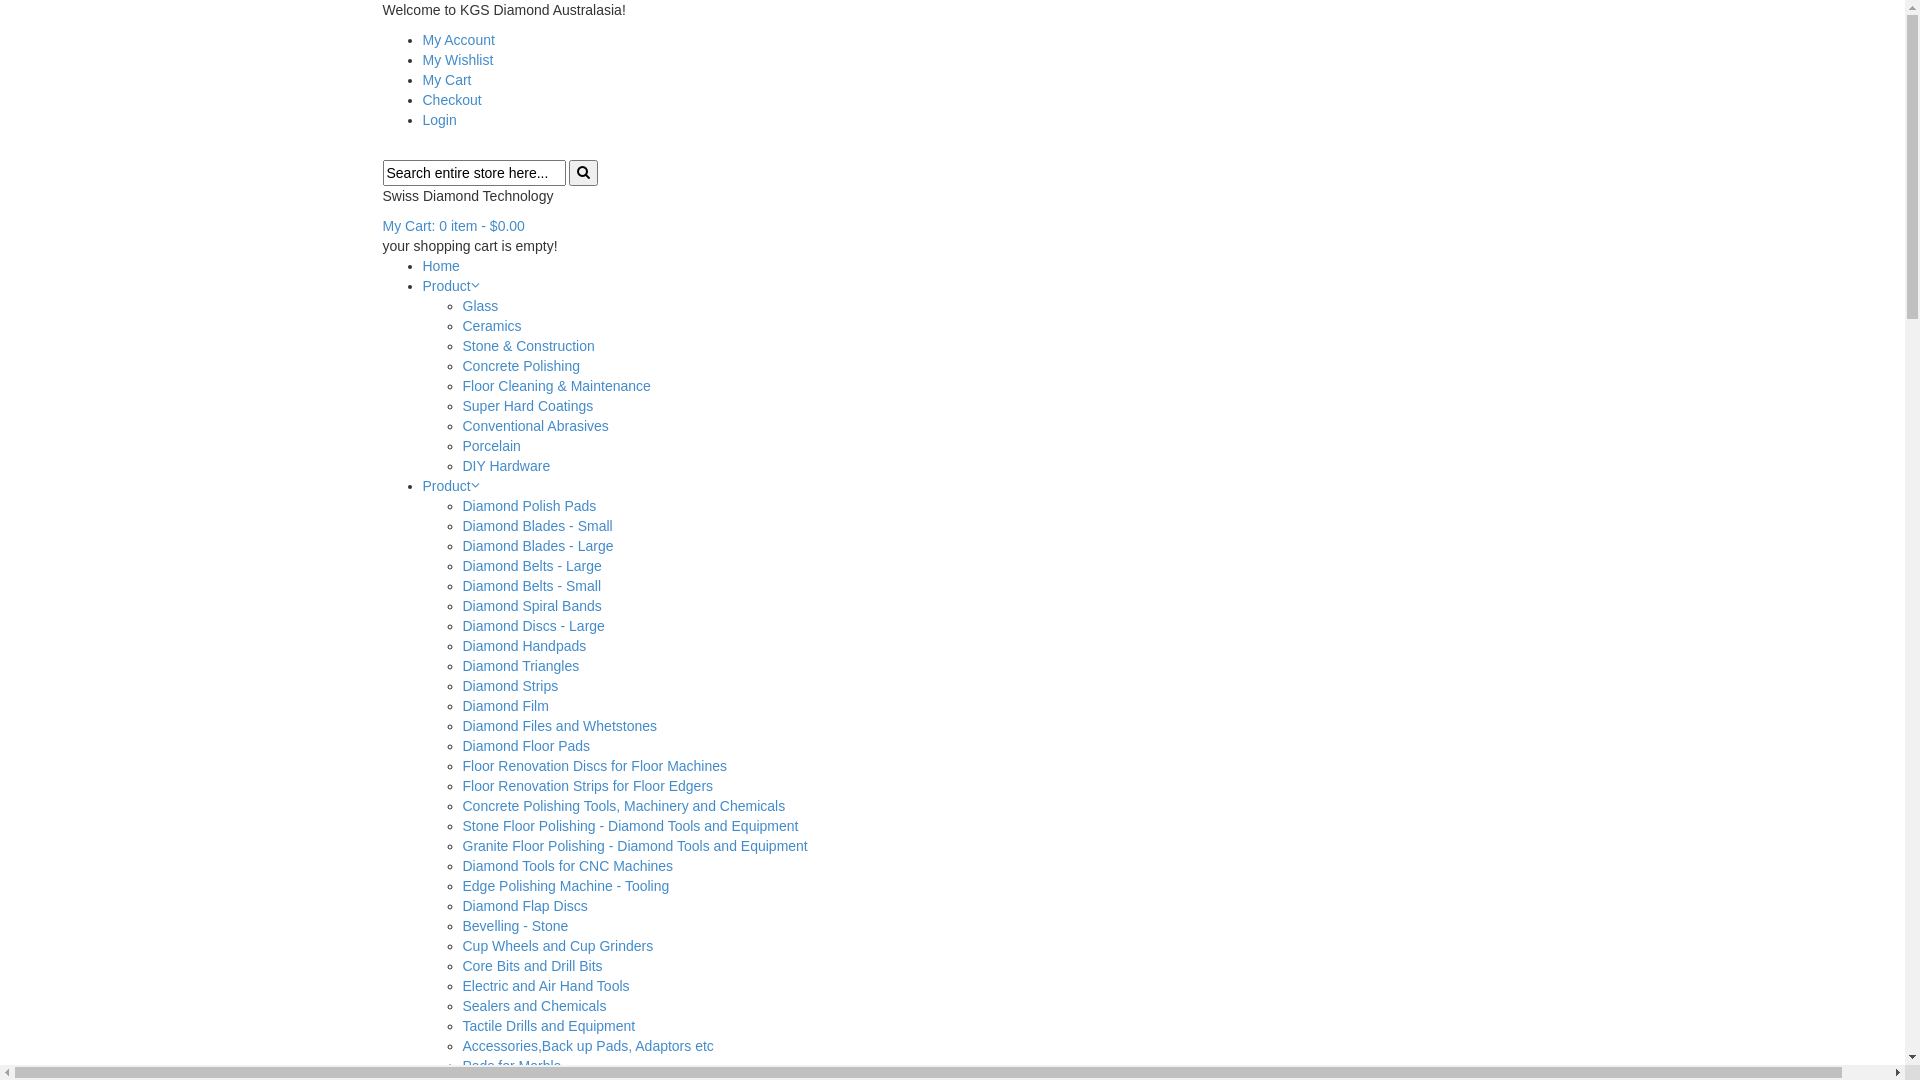 Image resolution: width=1920 pixels, height=1080 pixels. Describe the element at coordinates (559, 725) in the screenshot. I see `'Diamond Files and Whetstones'` at that location.